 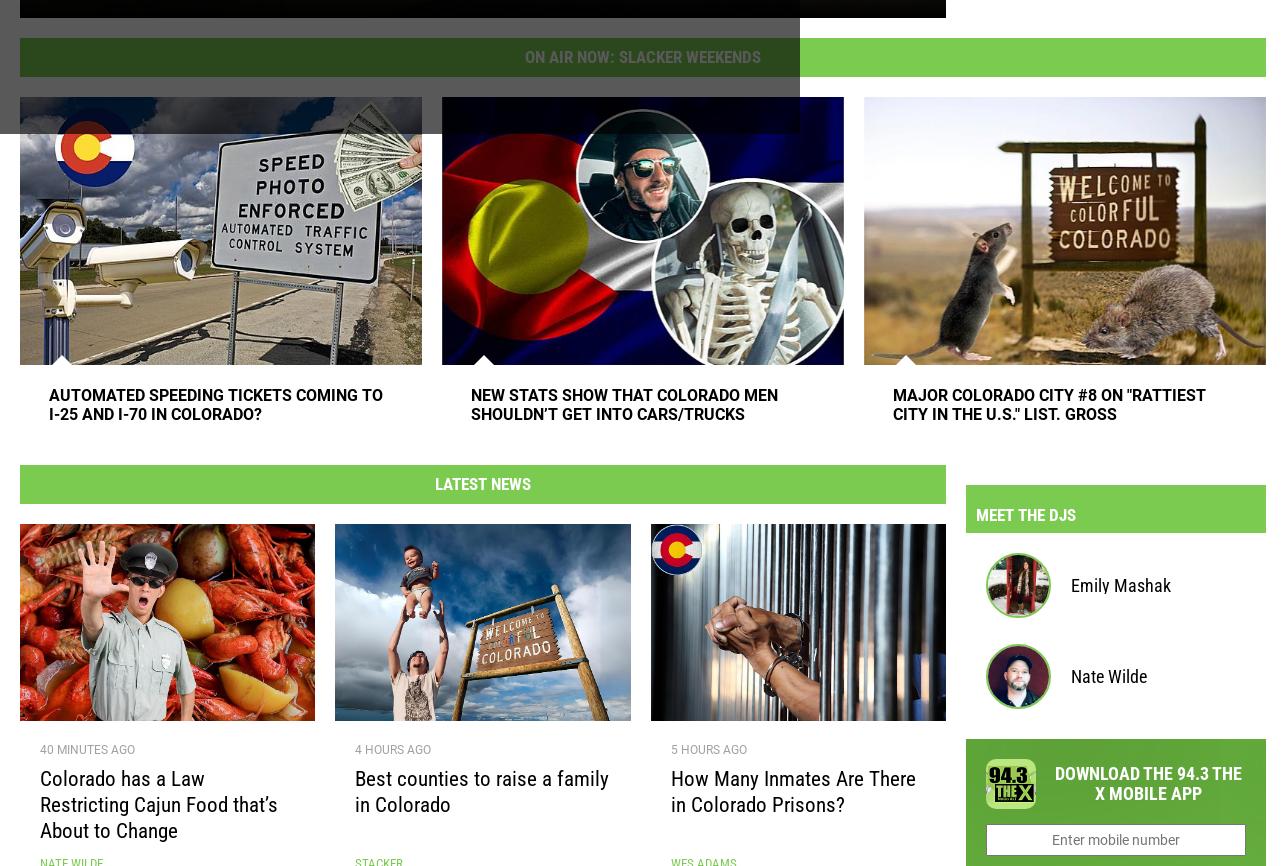 What do you see at coordinates (891, 411) in the screenshot?
I see `'Major Colorado City #8 On "Rattiest City in the U.S." List. Gross'` at bounding box center [891, 411].